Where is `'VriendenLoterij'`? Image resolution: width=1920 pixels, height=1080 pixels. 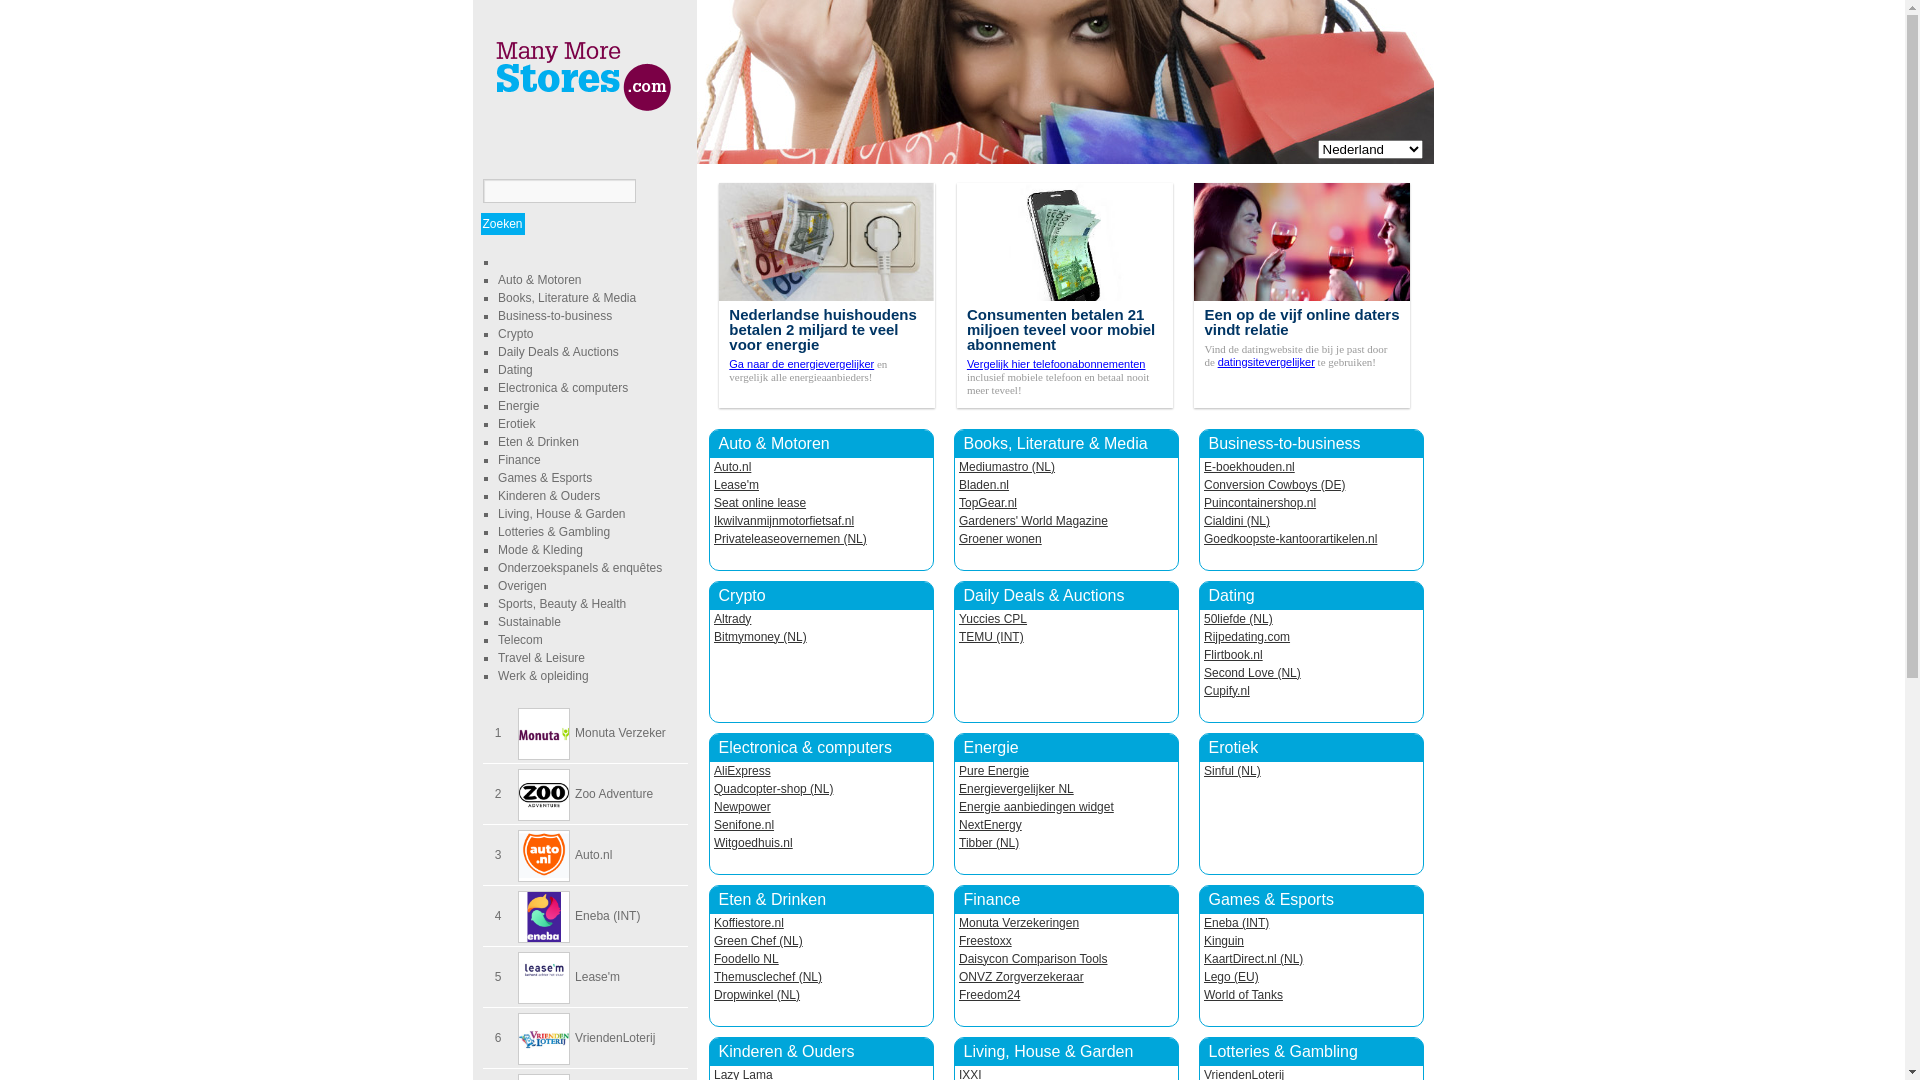
'VriendenLoterij' is located at coordinates (613, 1036).